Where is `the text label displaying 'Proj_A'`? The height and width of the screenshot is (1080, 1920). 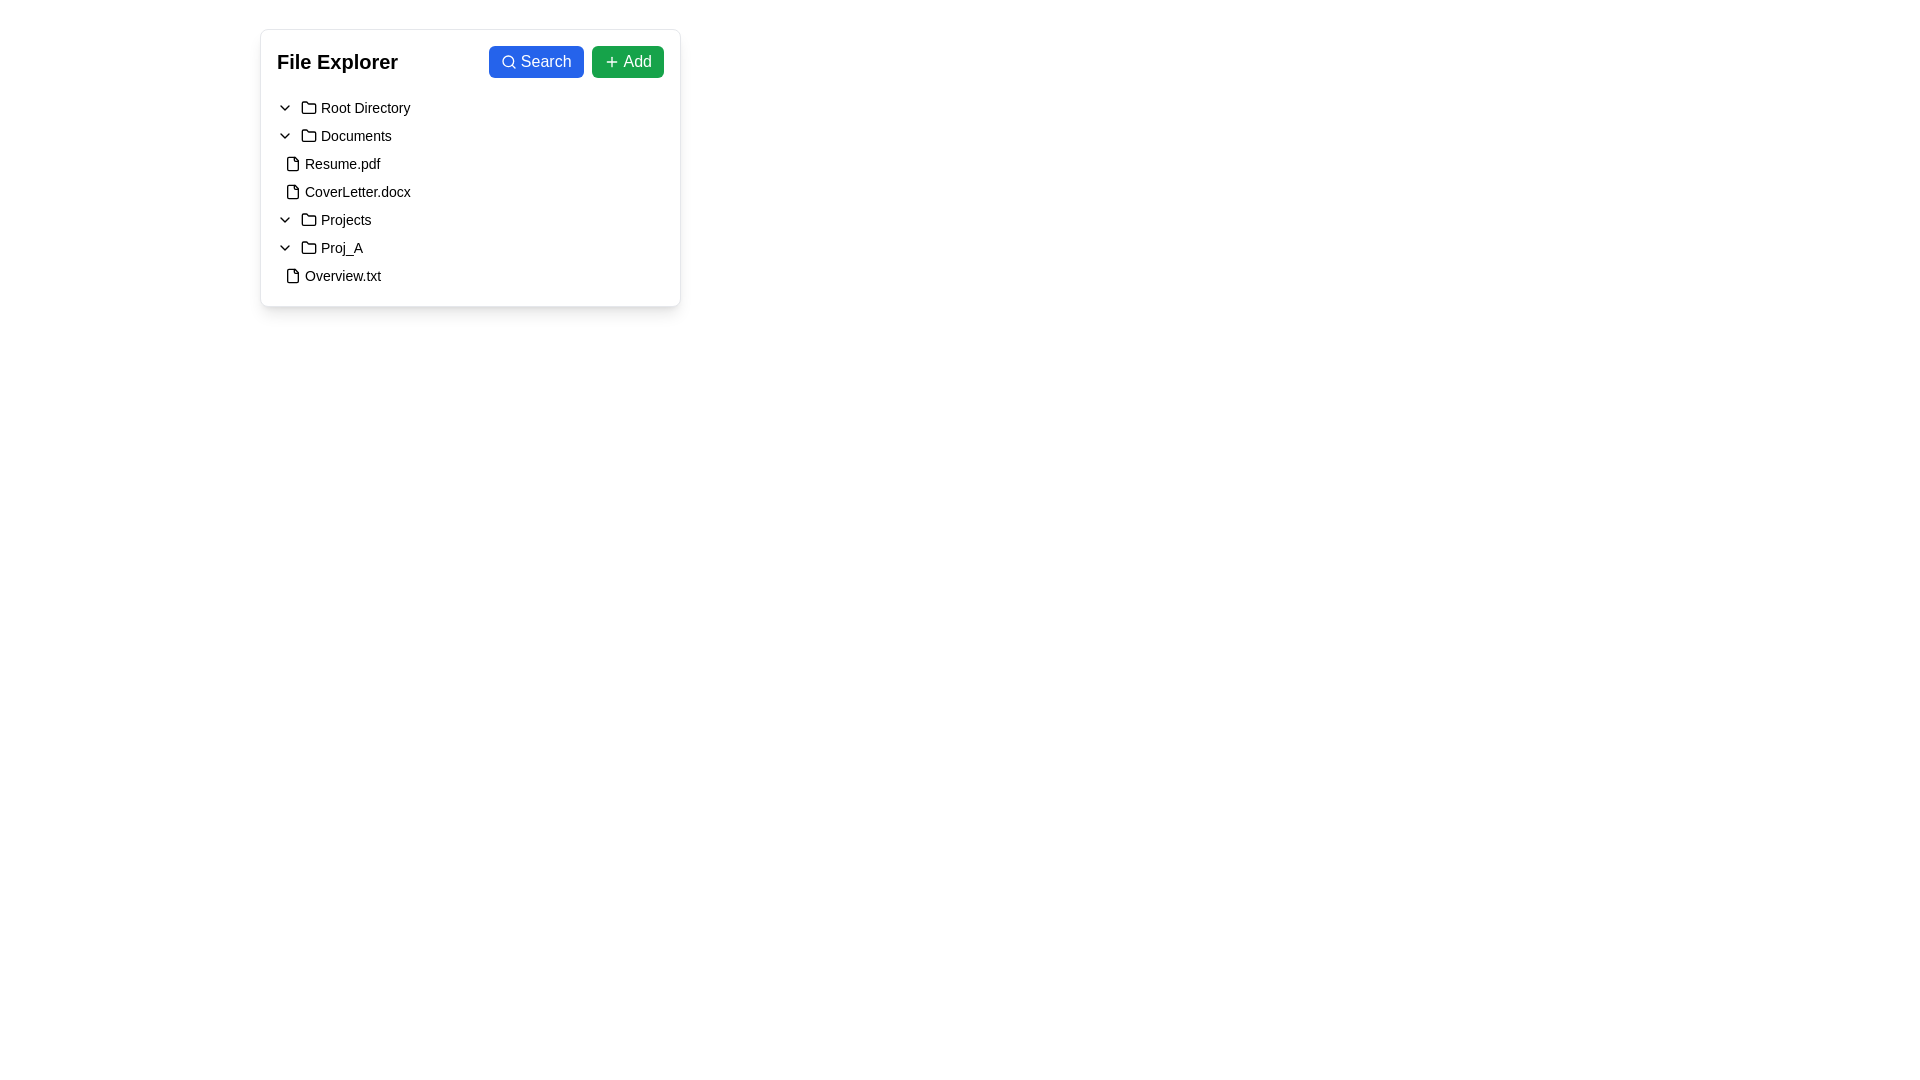
the text label displaying 'Proj_A' is located at coordinates (341, 246).